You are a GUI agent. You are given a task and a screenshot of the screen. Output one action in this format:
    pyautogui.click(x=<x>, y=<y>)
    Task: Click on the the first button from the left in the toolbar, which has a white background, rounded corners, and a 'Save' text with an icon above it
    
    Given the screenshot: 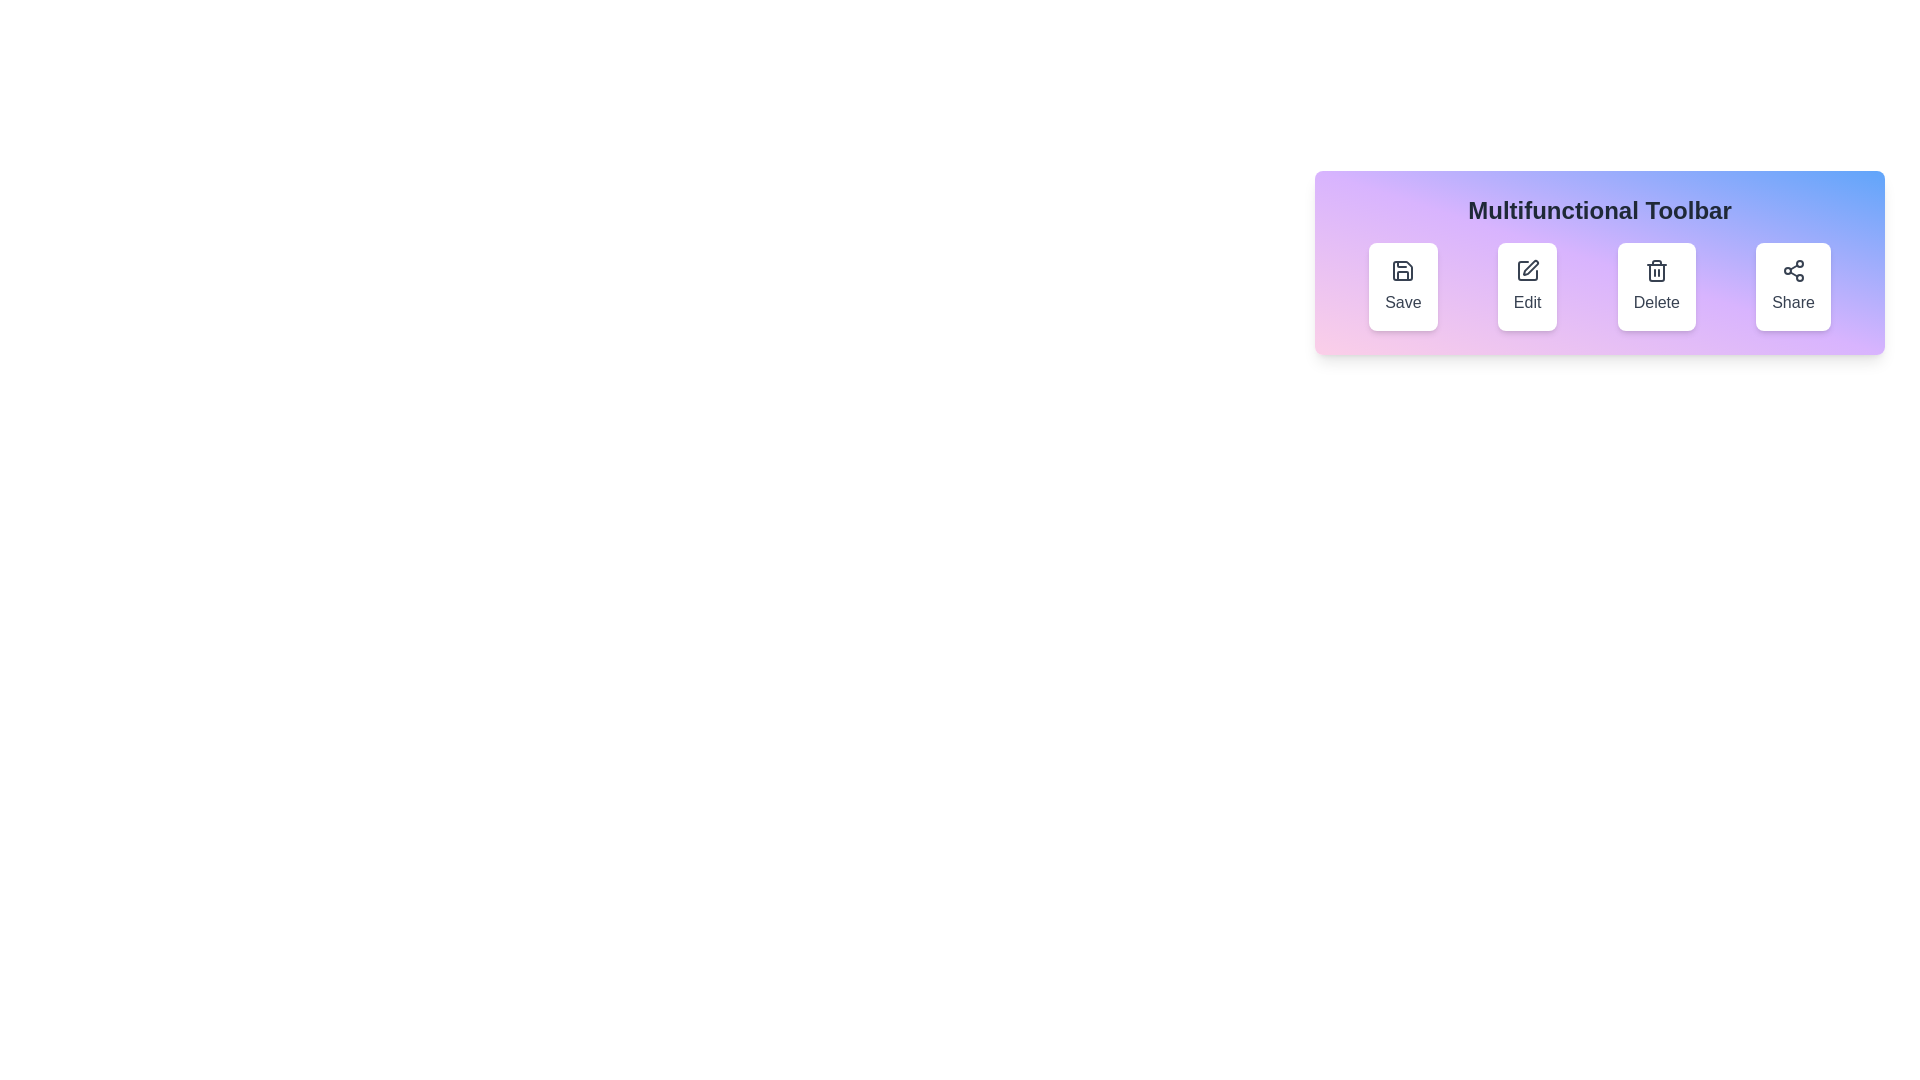 What is the action you would take?
    pyautogui.click(x=1402, y=286)
    